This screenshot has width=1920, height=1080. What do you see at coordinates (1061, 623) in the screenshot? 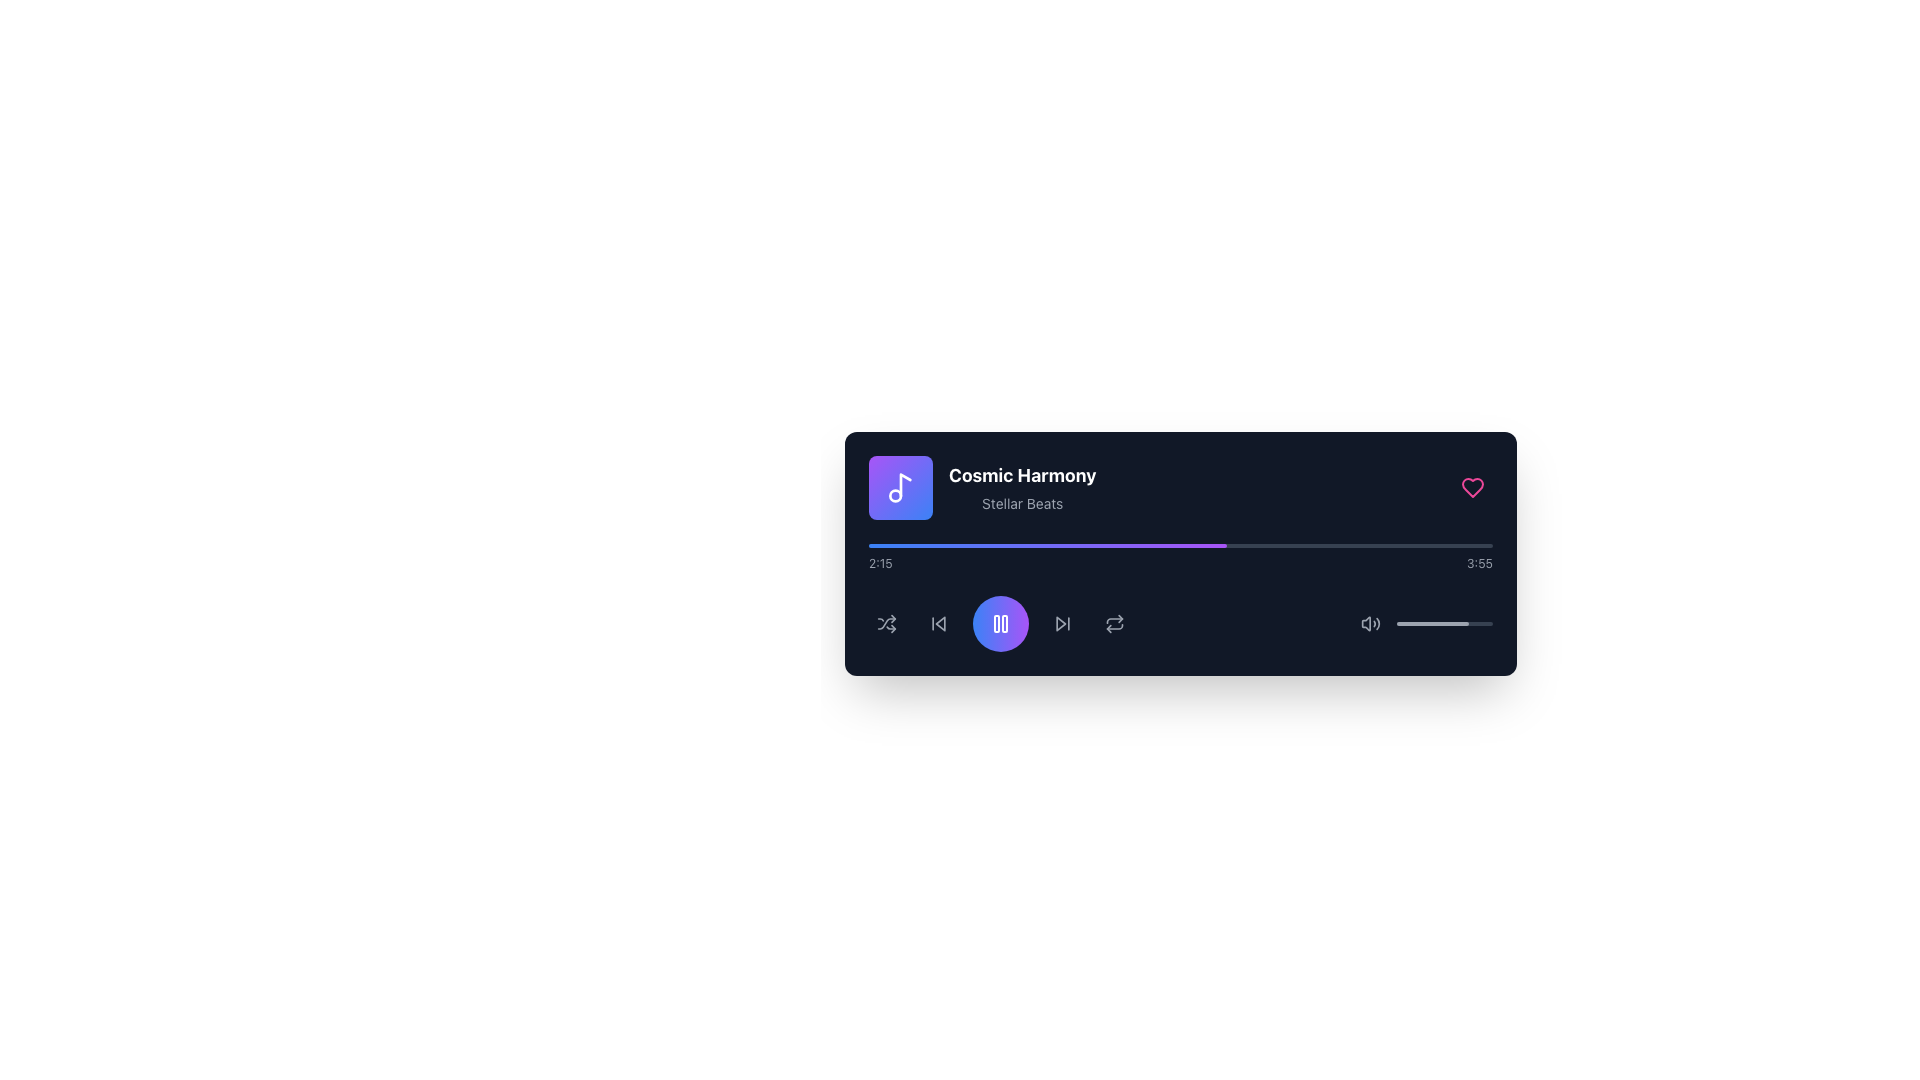
I see `the Icon button that allows users to skip to the next track in the media player, located to the right of the central play button` at bounding box center [1061, 623].